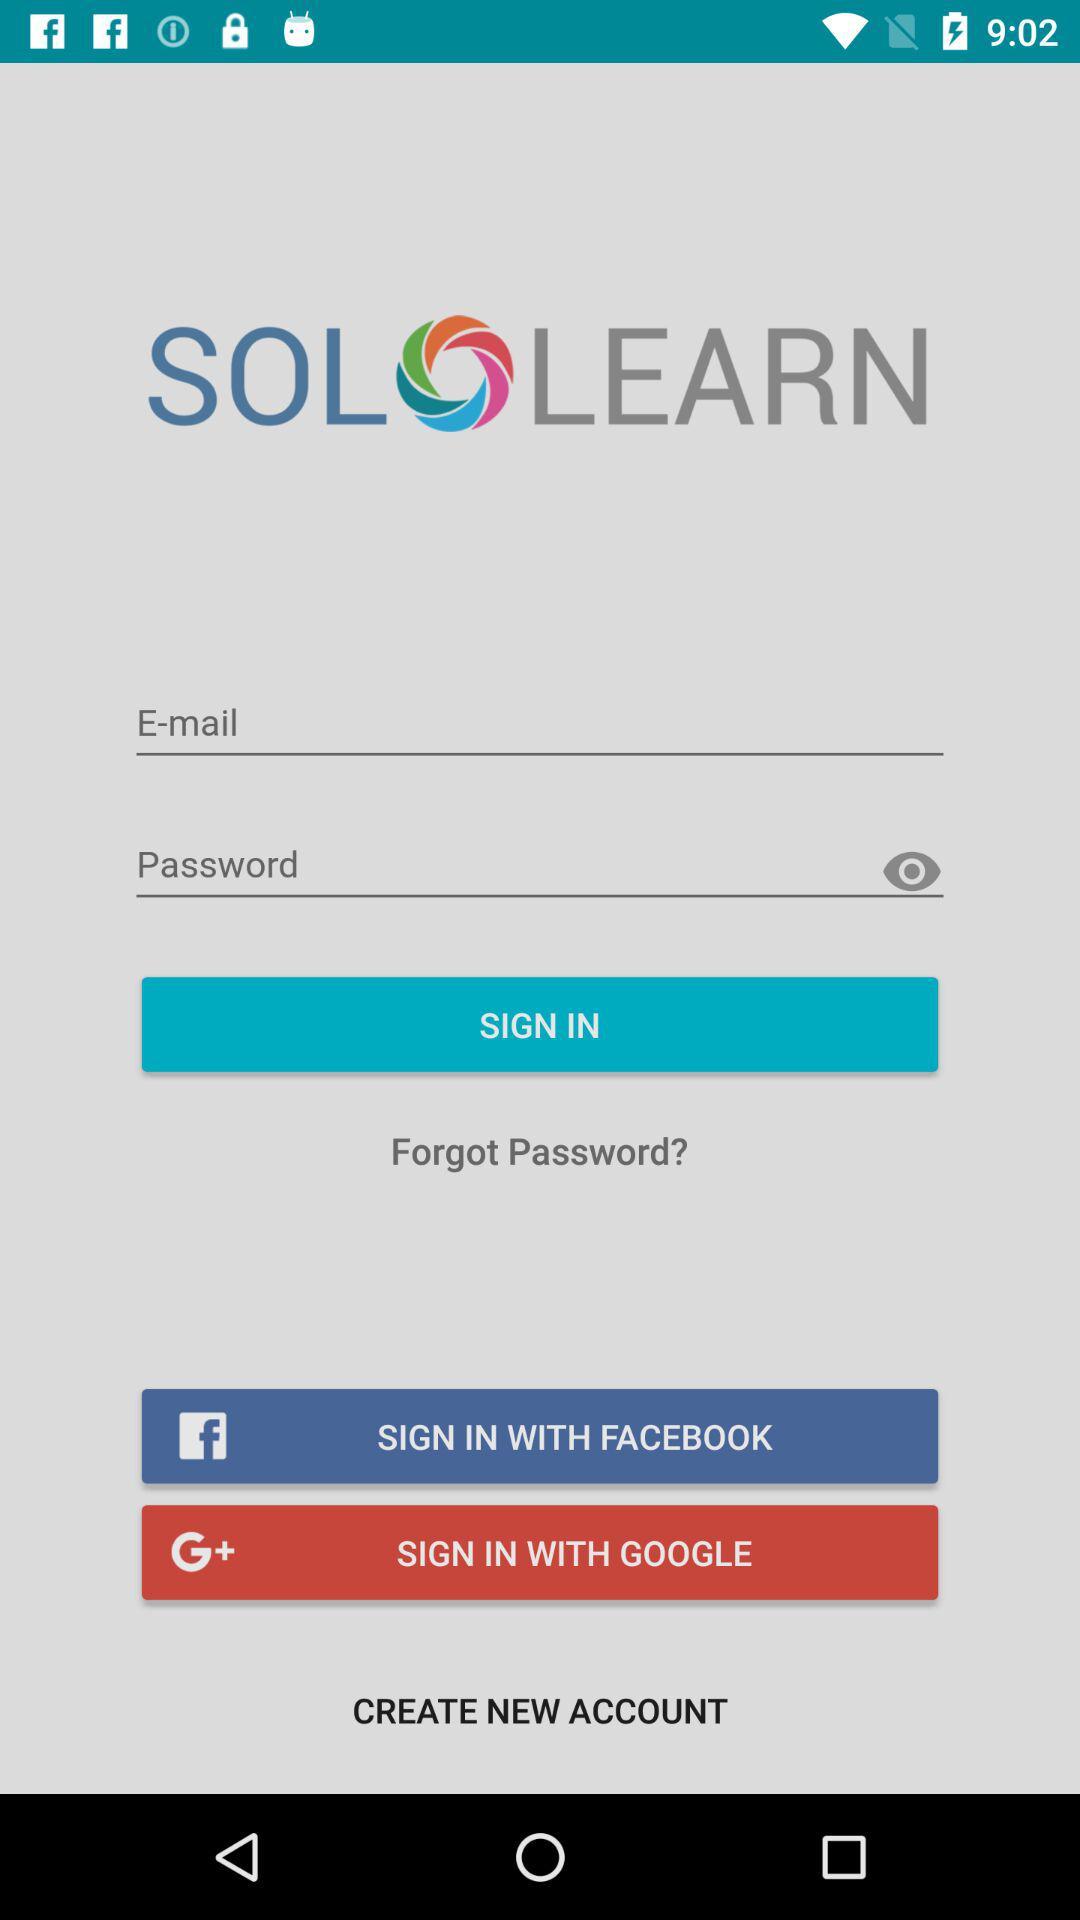 The height and width of the screenshot is (1920, 1080). Describe the element at coordinates (540, 723) in the screenshot. I see `because back devicer` at that location.